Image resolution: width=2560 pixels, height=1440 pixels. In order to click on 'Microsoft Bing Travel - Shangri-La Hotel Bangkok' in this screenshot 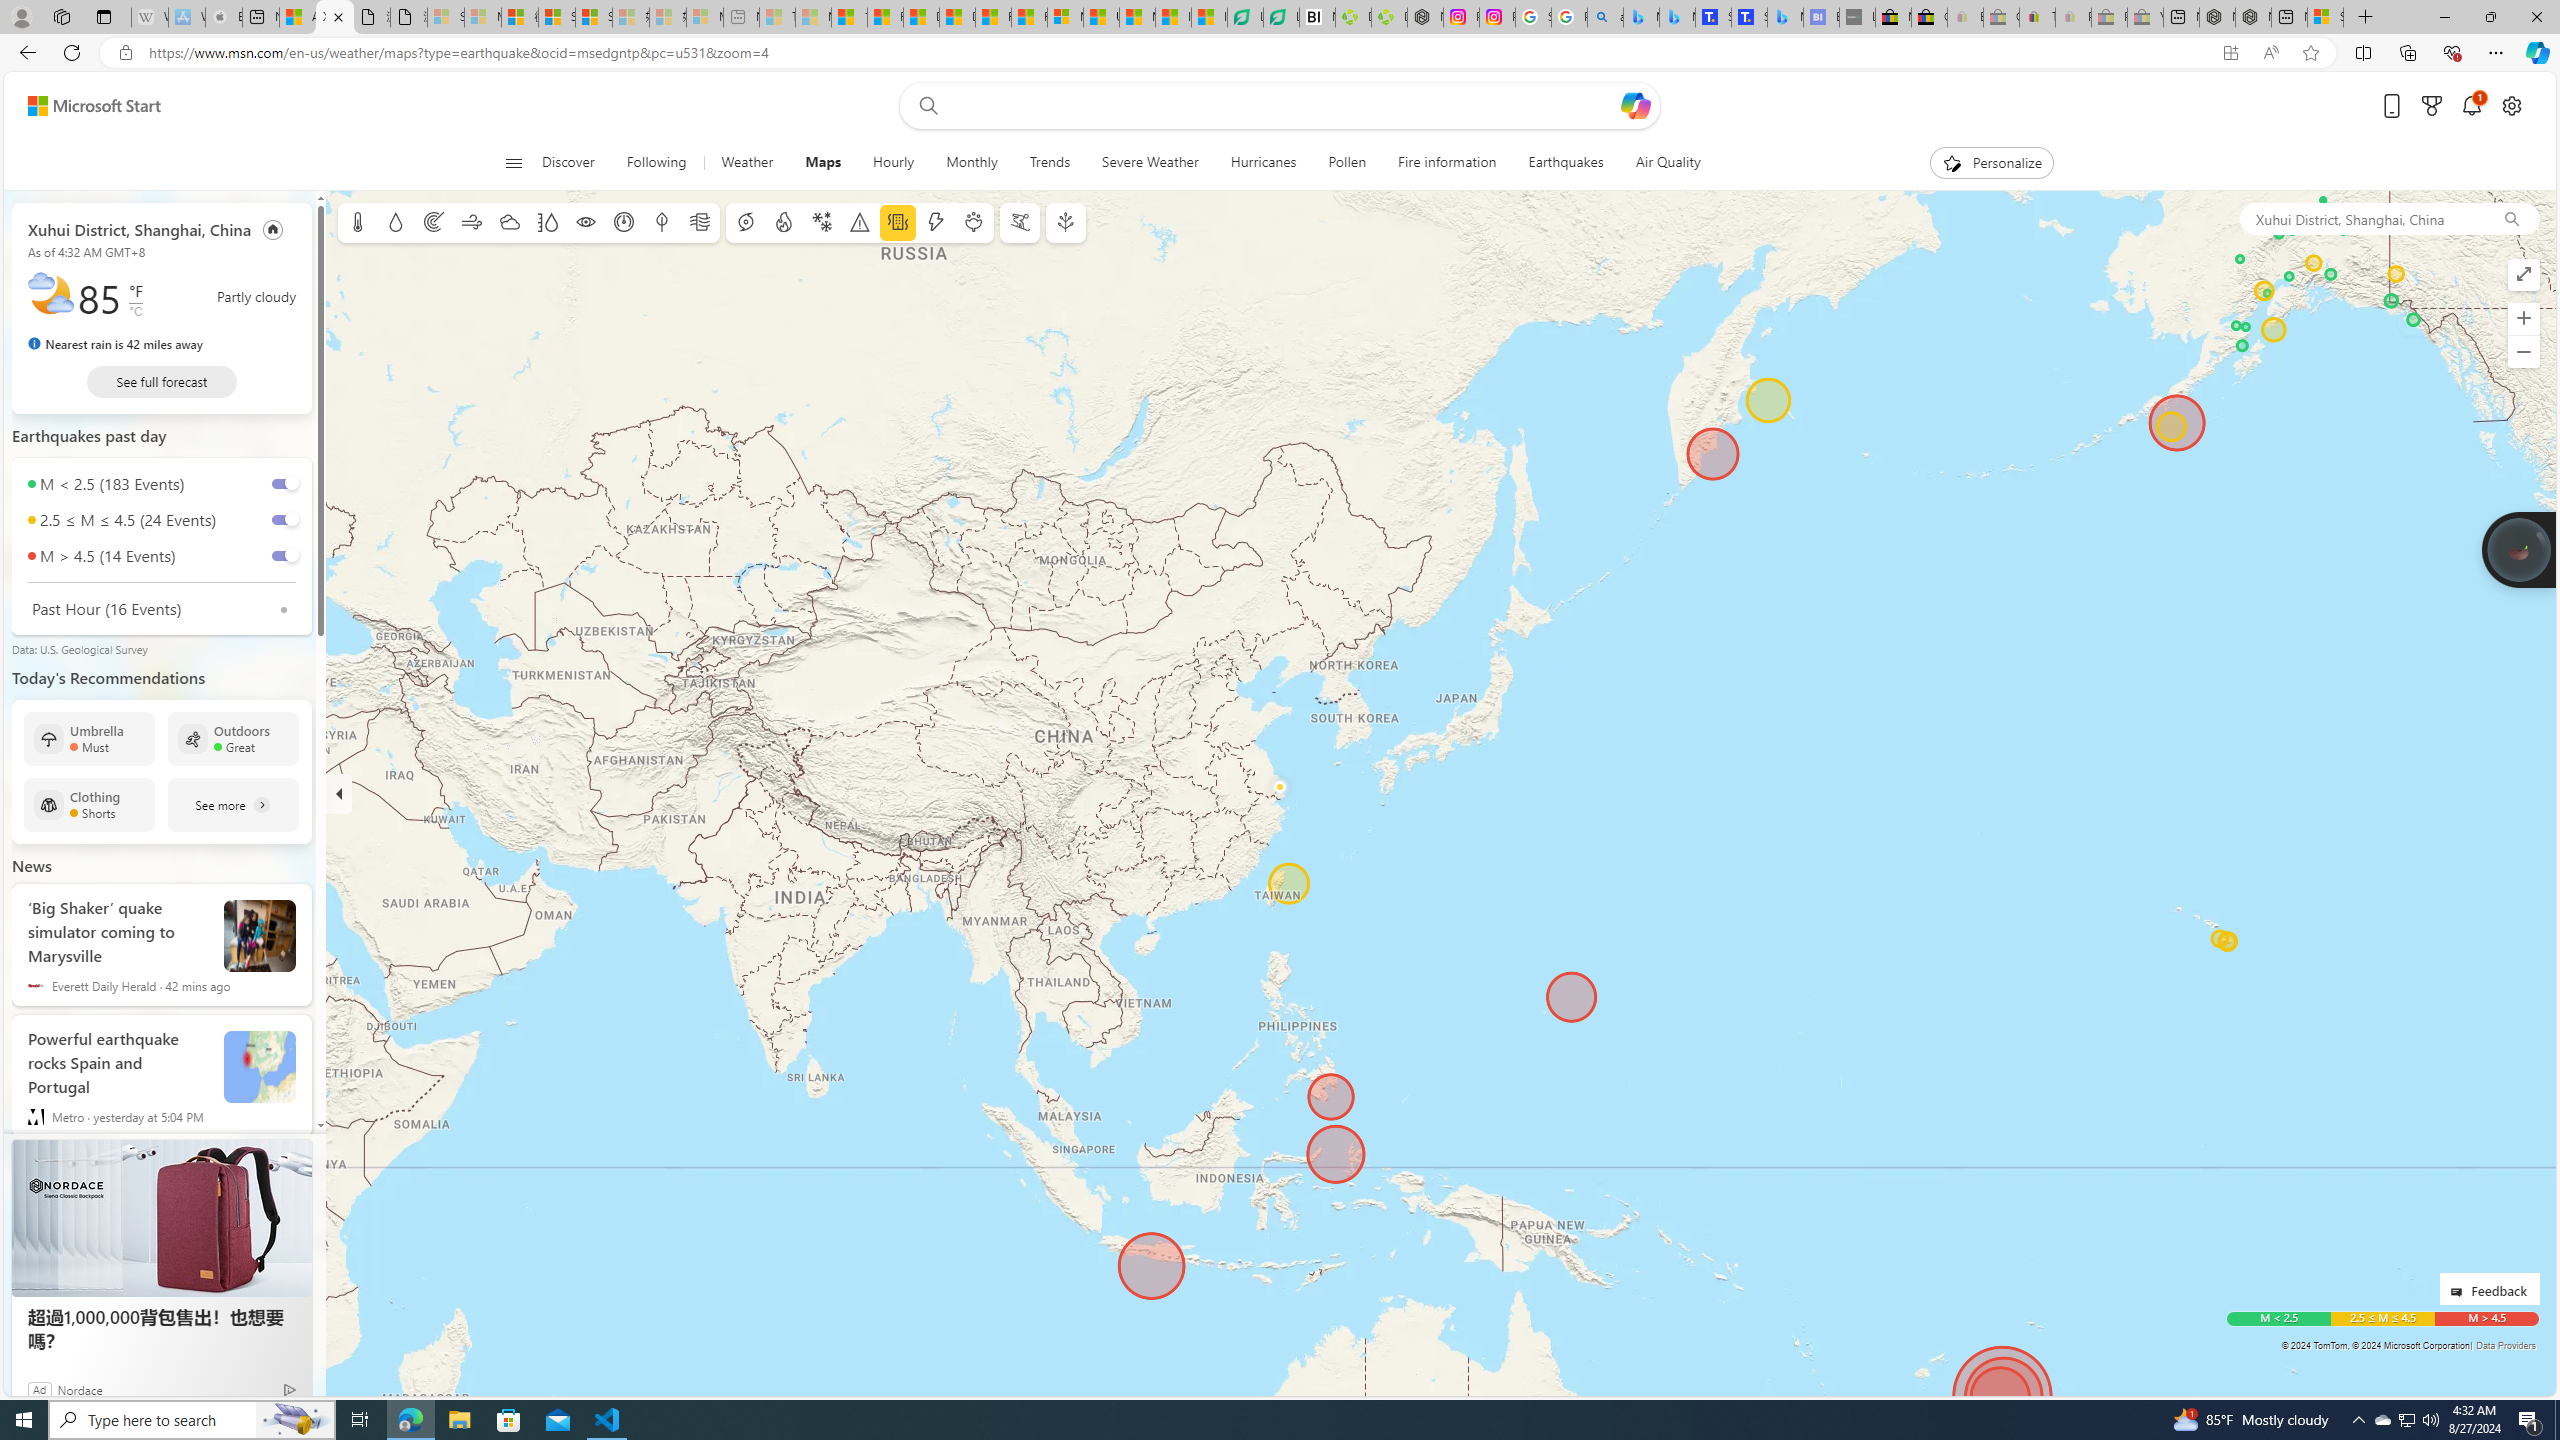, I will do `click(1785, 16)`.